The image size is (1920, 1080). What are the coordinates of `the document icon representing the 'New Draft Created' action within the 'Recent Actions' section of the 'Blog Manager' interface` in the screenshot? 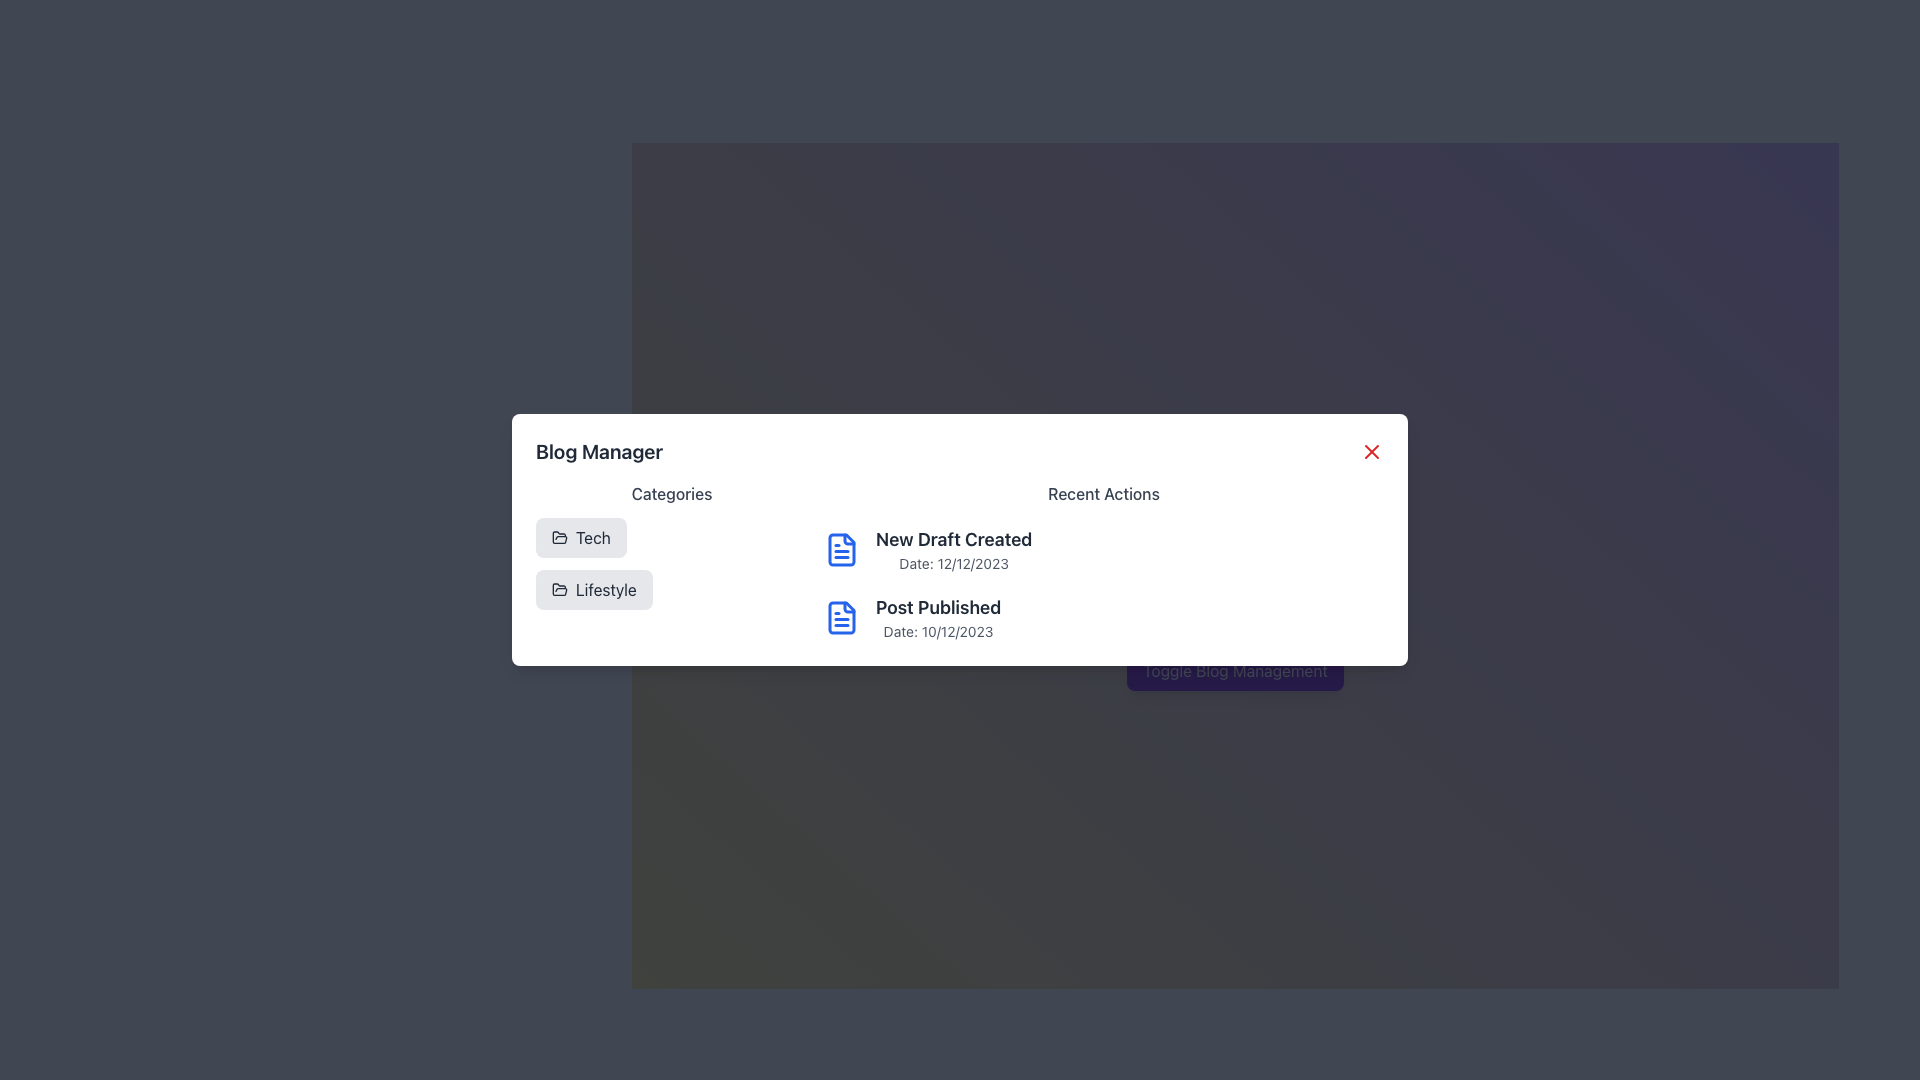 It's located at (841, 550).